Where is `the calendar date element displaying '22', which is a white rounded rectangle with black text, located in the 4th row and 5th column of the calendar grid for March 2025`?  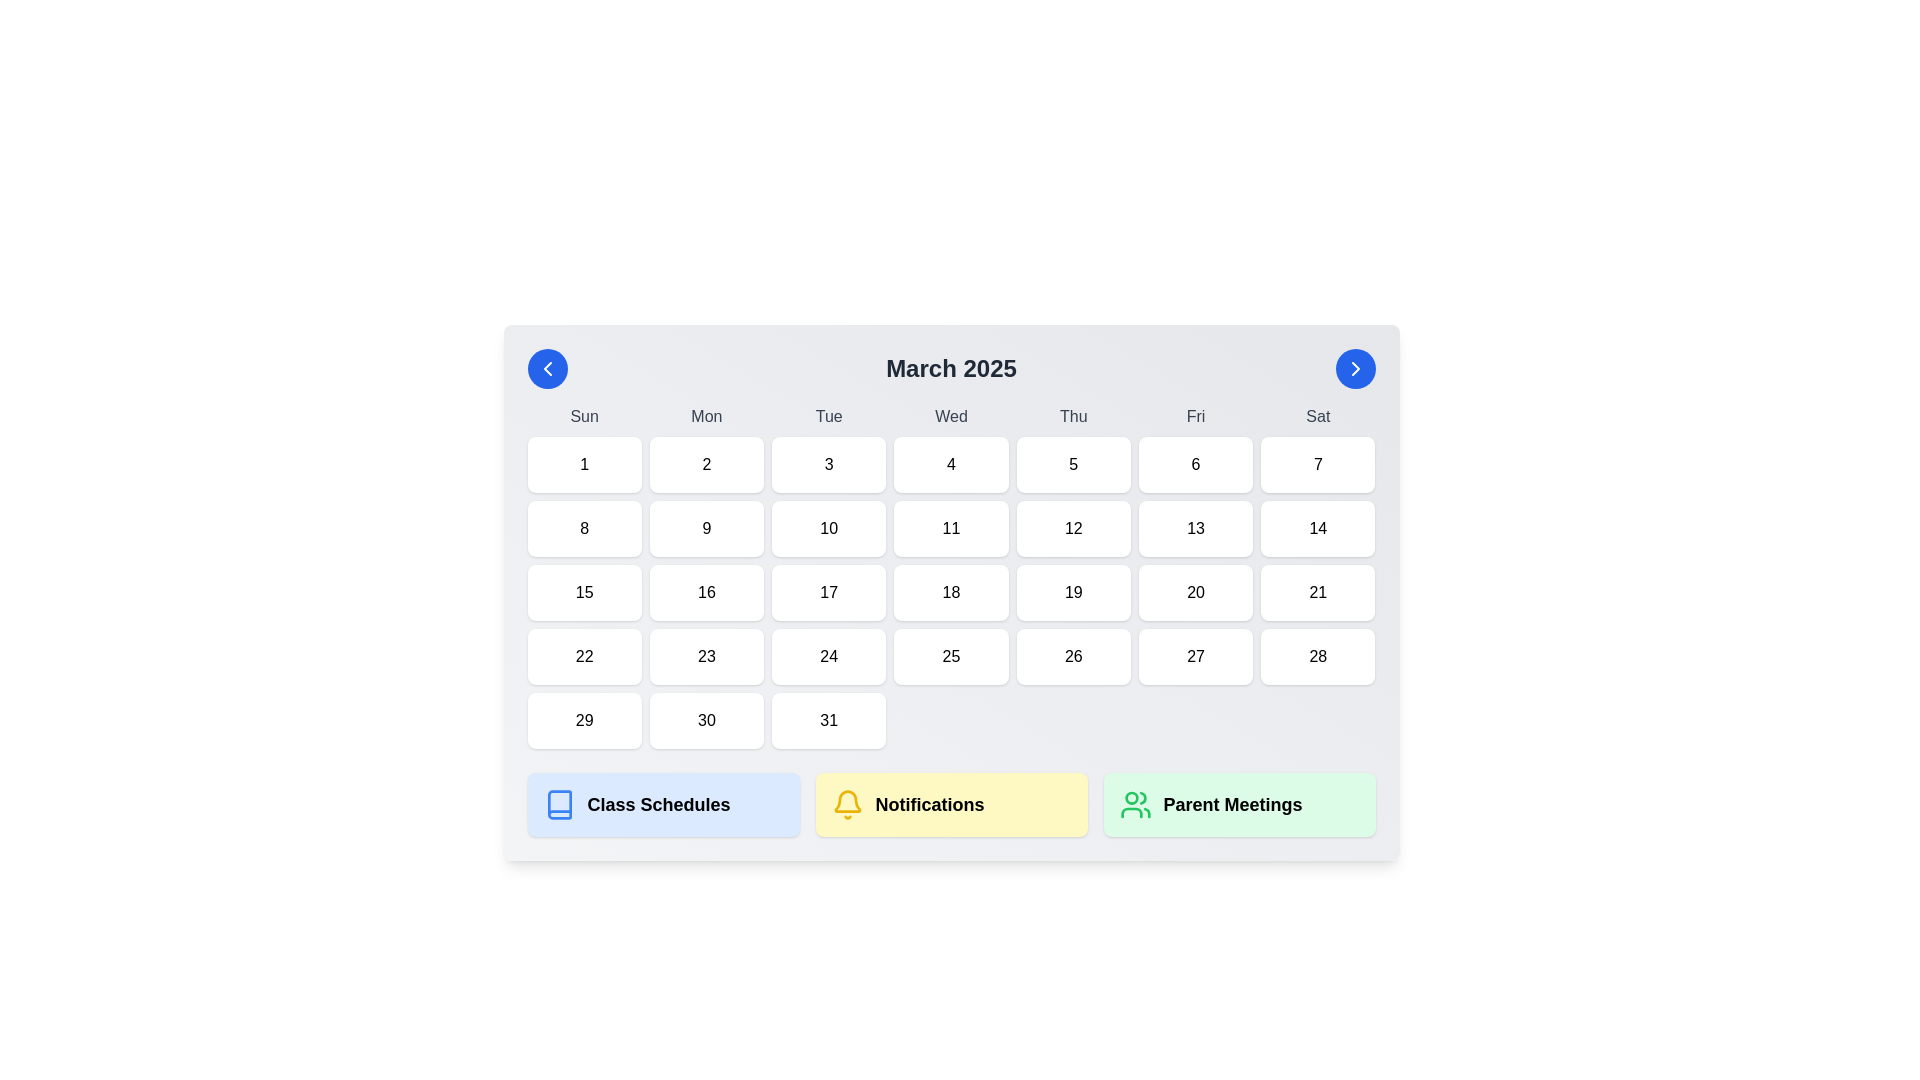 the calendar date element displaying '22', which is a white rounded rectangle with black text, located in the 4th row and 5th column of the calendar grid for March 2025 is located at coordinates (583, 656).